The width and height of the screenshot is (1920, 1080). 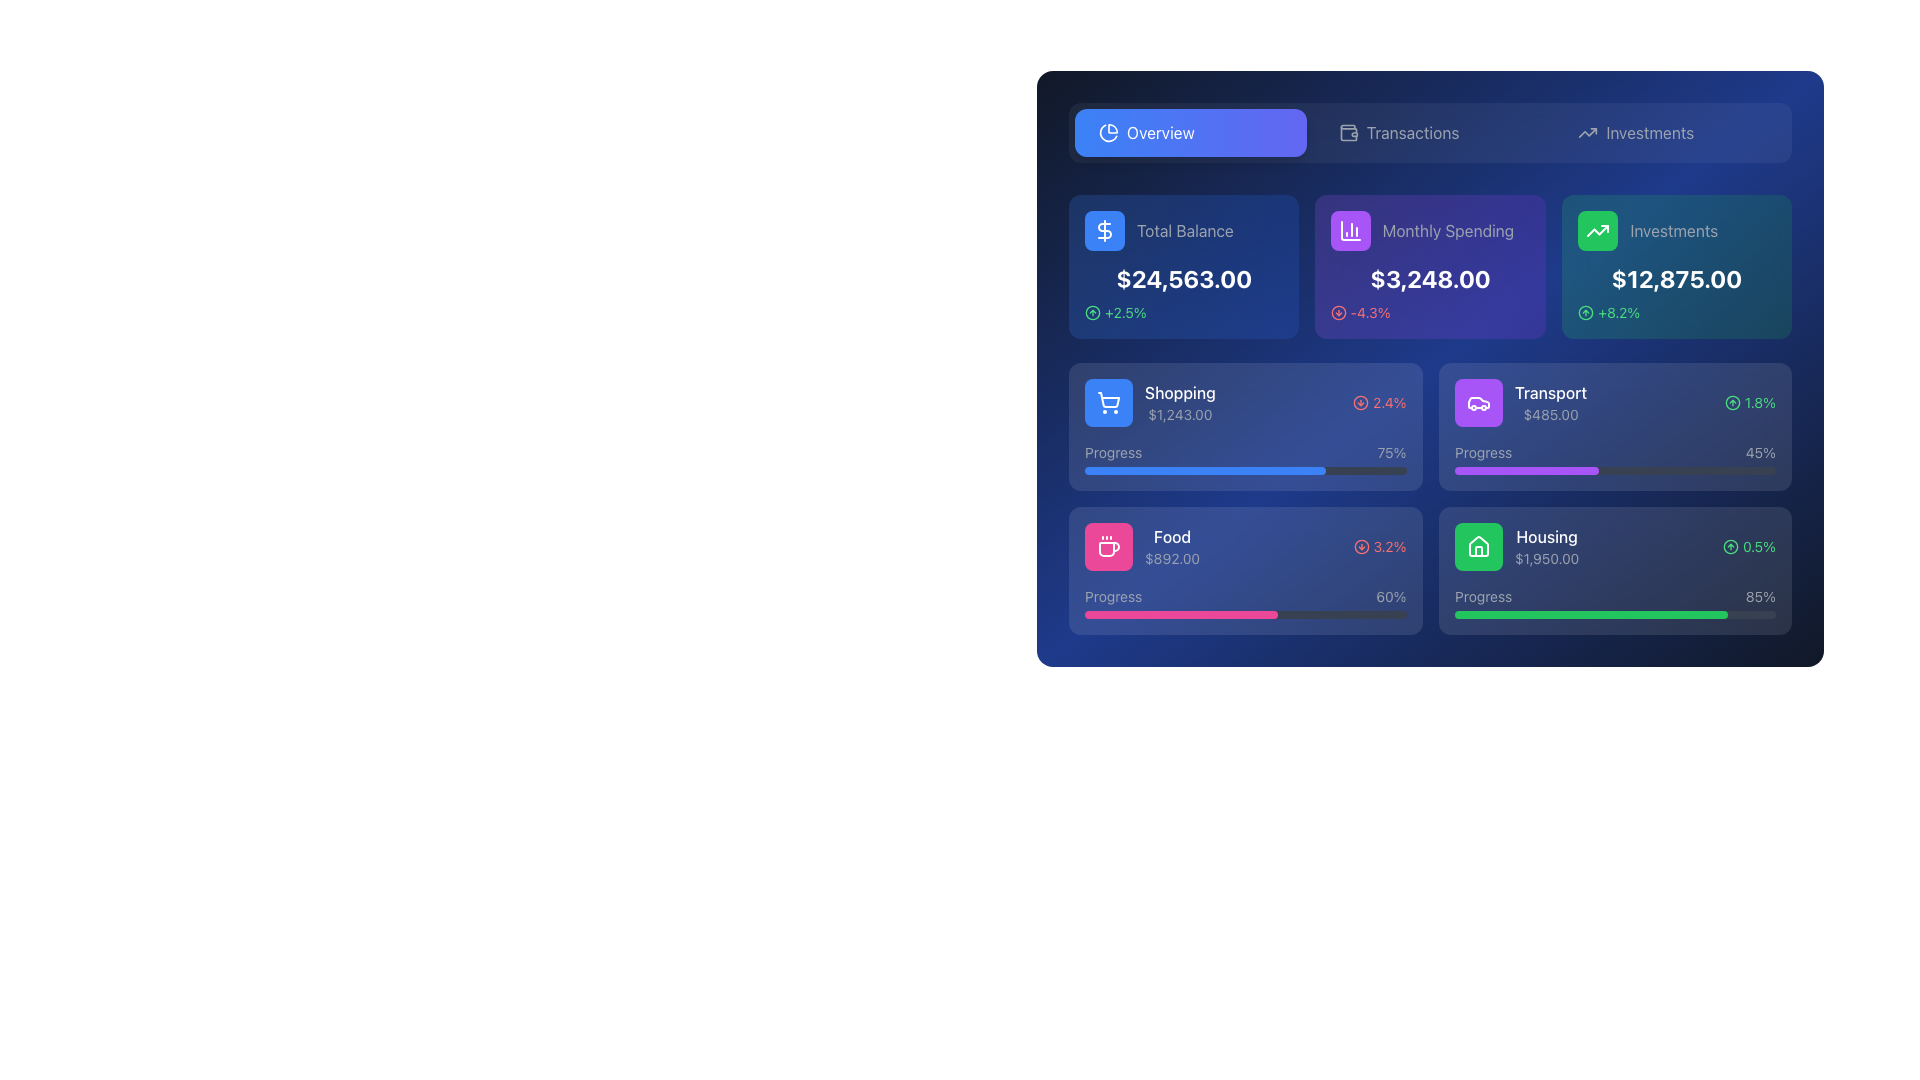 What do you see at coordinates (1150, 402) in the screenshot?
I see `the text '$1,243.00'` at bounding box center [1150, 402].